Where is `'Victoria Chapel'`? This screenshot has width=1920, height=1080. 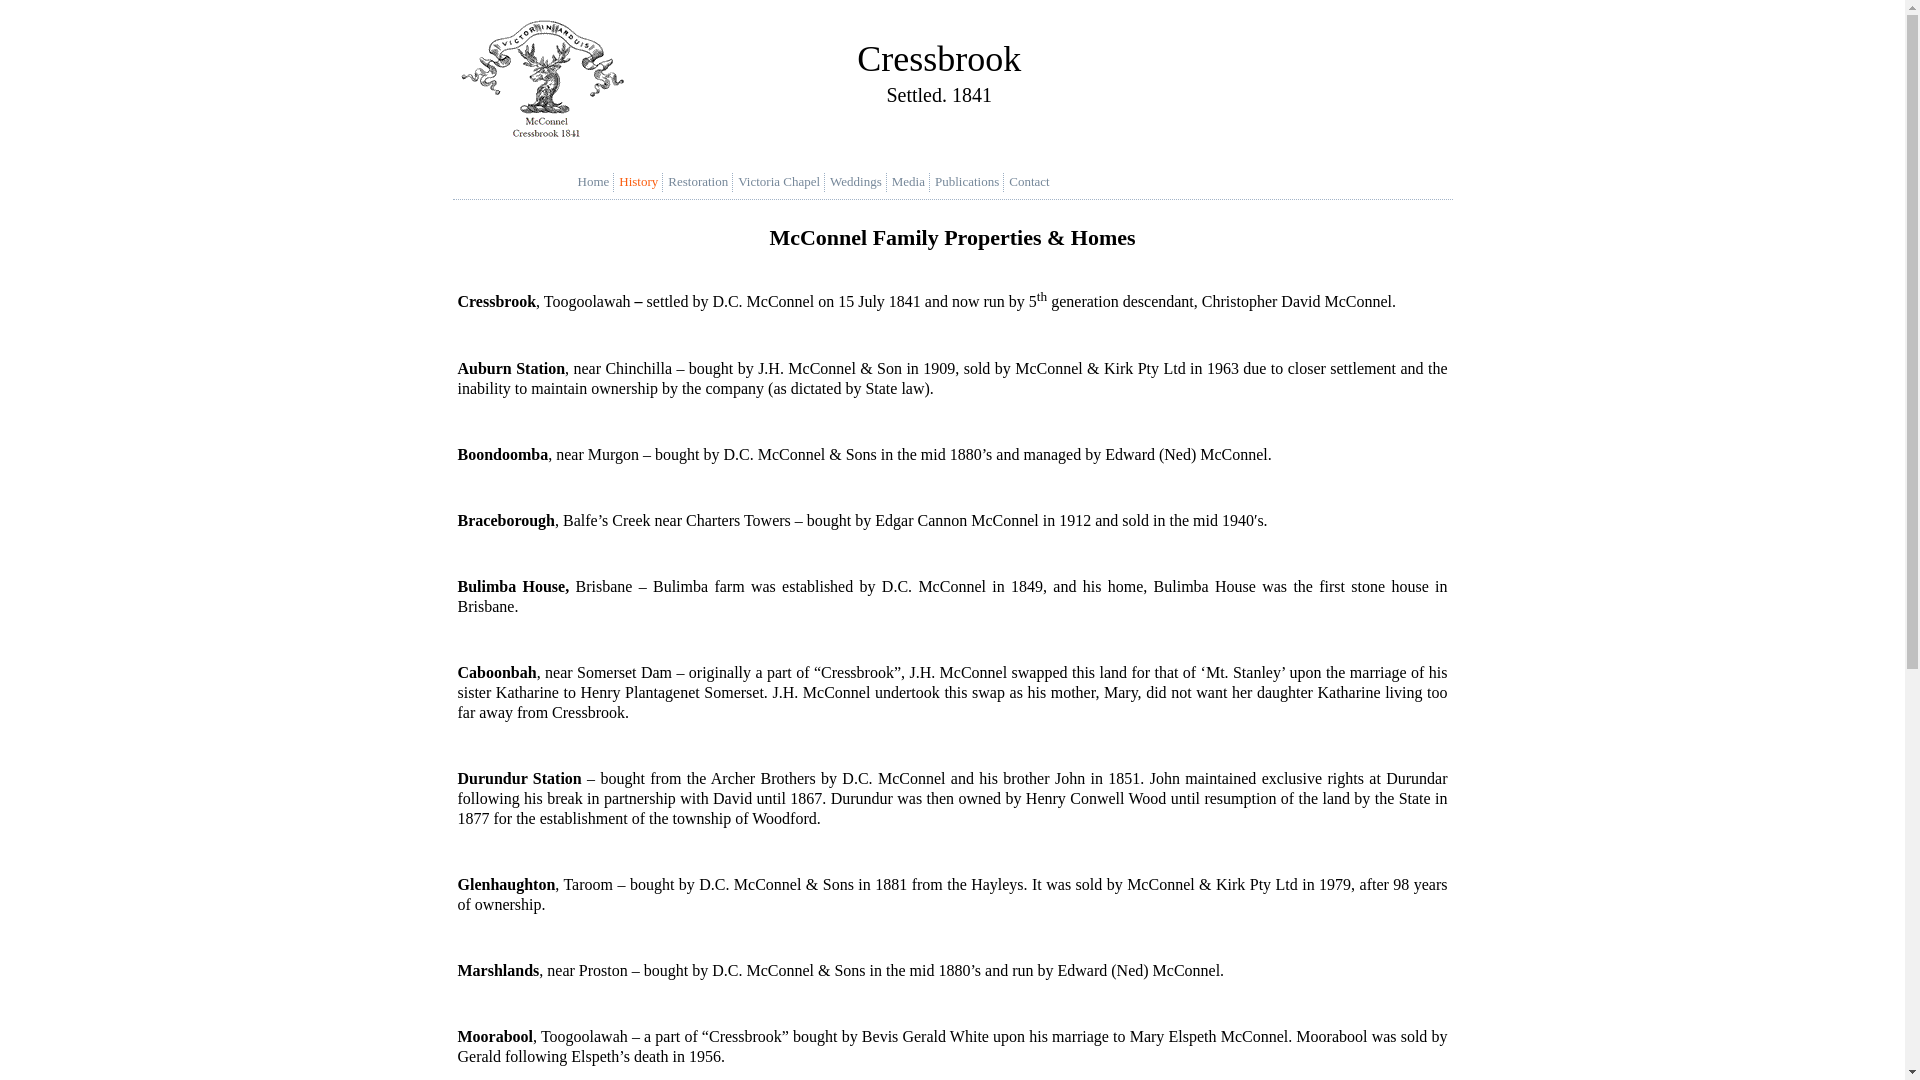 'Victoria Chapel' is located at coordinates (782, 181).